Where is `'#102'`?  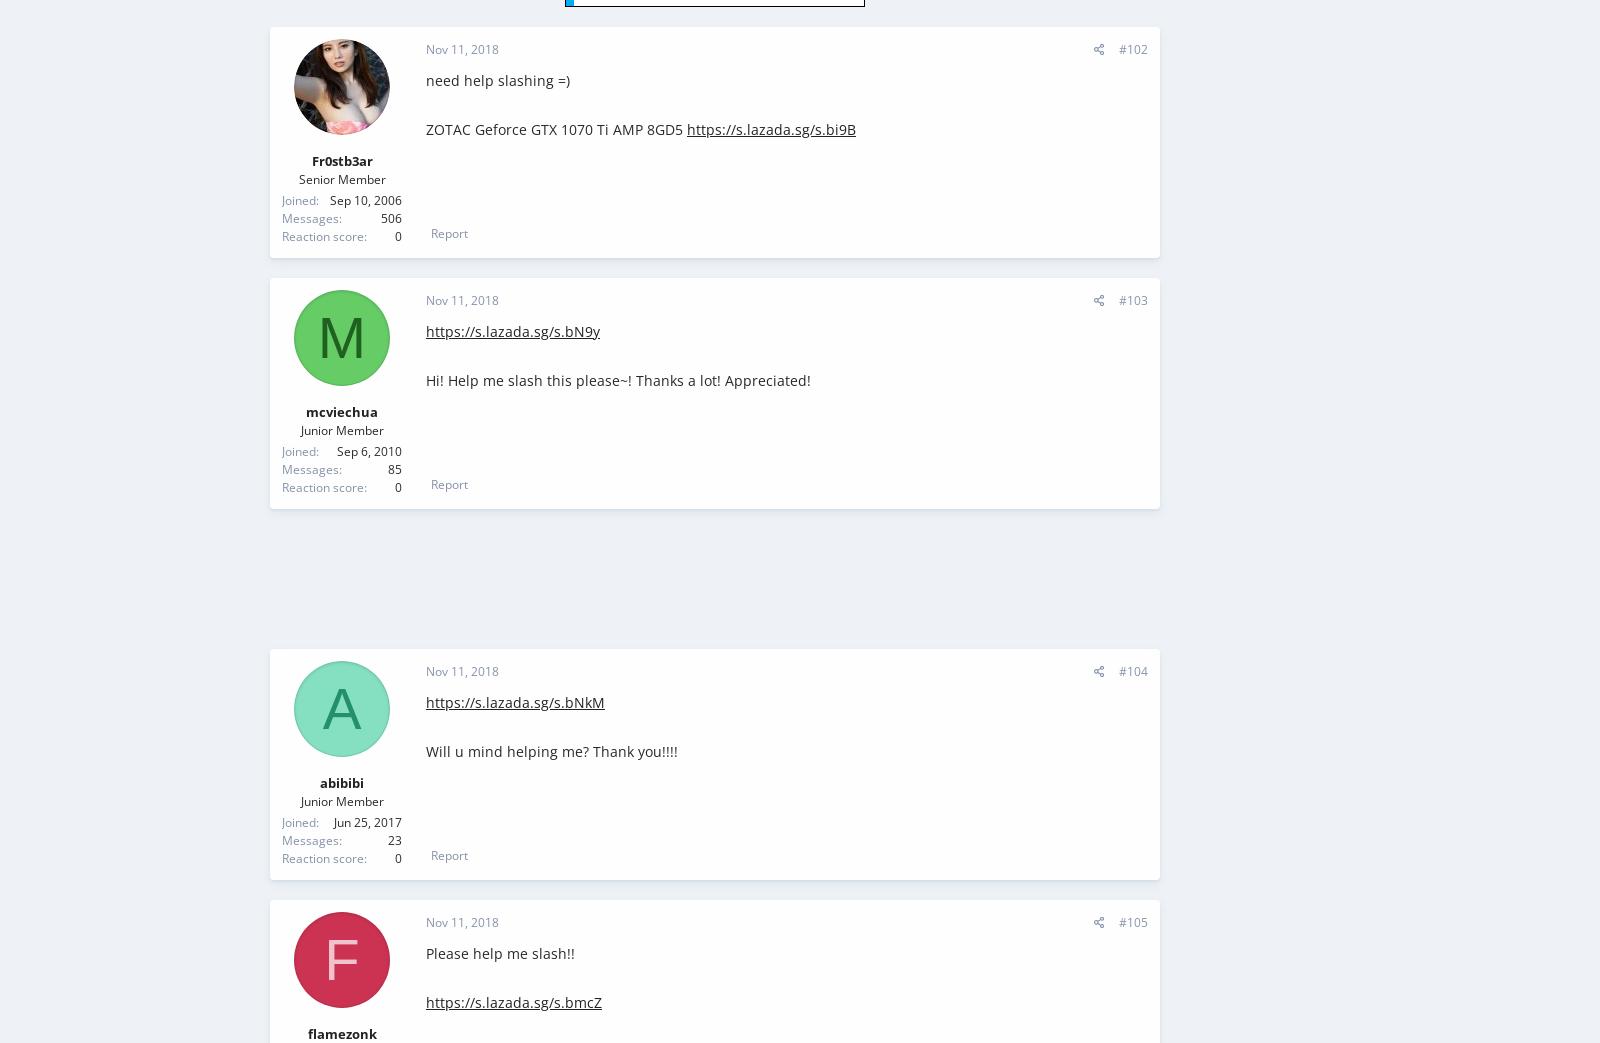
'#102' is located at coordinates (1133, 48).